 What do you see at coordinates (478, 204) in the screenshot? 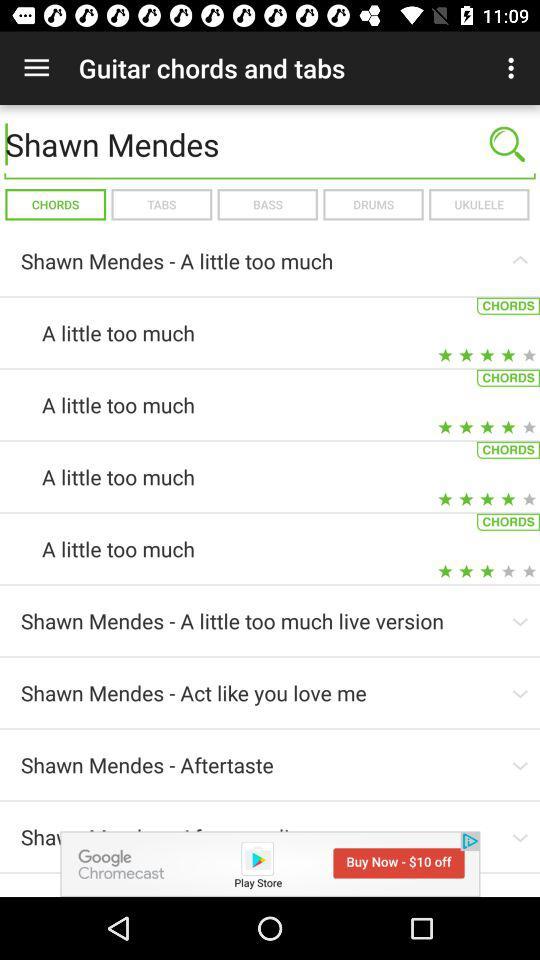
I see `icon next to drums icon` at bounding box center [478, 204].